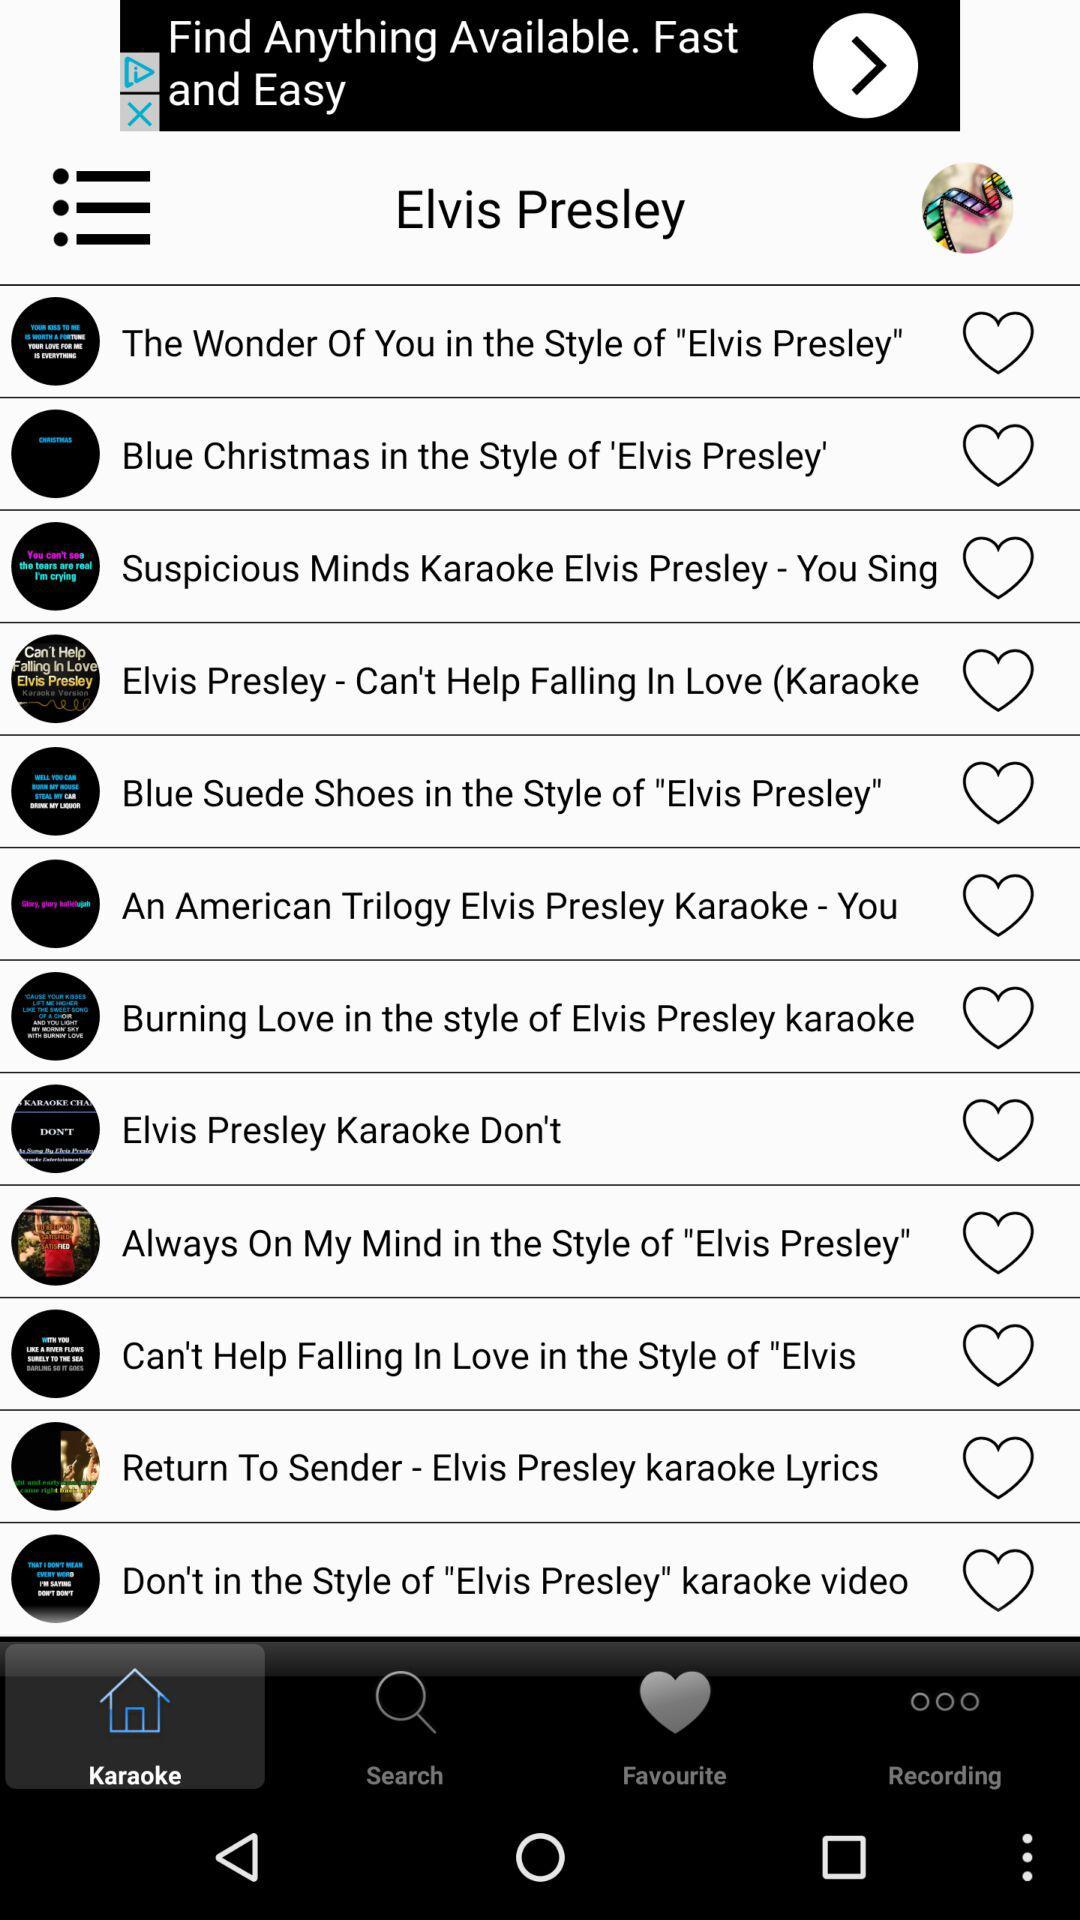  I want to click on love selection, so click(998, 678).